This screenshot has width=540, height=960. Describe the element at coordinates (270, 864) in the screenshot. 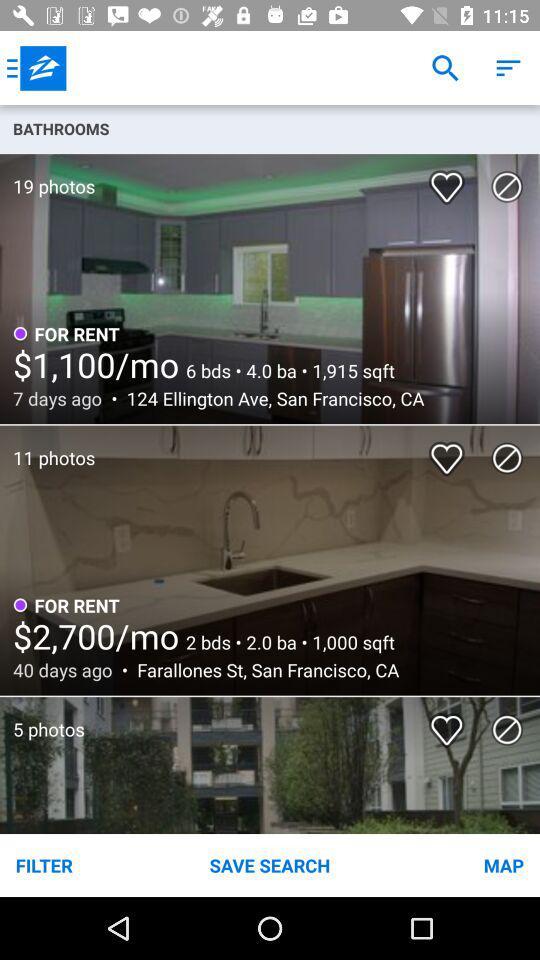

I see `save search icon` at that location.